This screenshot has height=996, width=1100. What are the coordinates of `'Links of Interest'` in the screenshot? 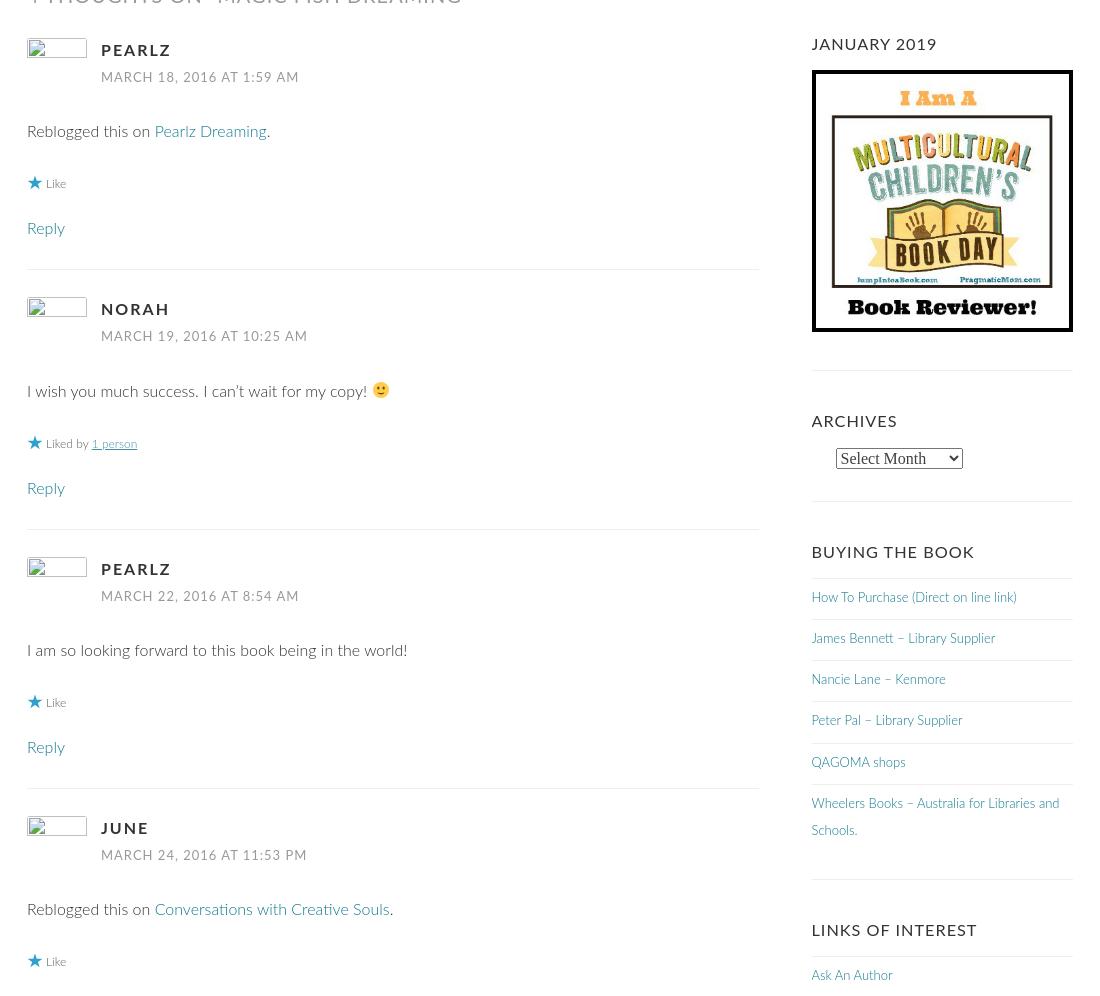 It's located at (892, 930).